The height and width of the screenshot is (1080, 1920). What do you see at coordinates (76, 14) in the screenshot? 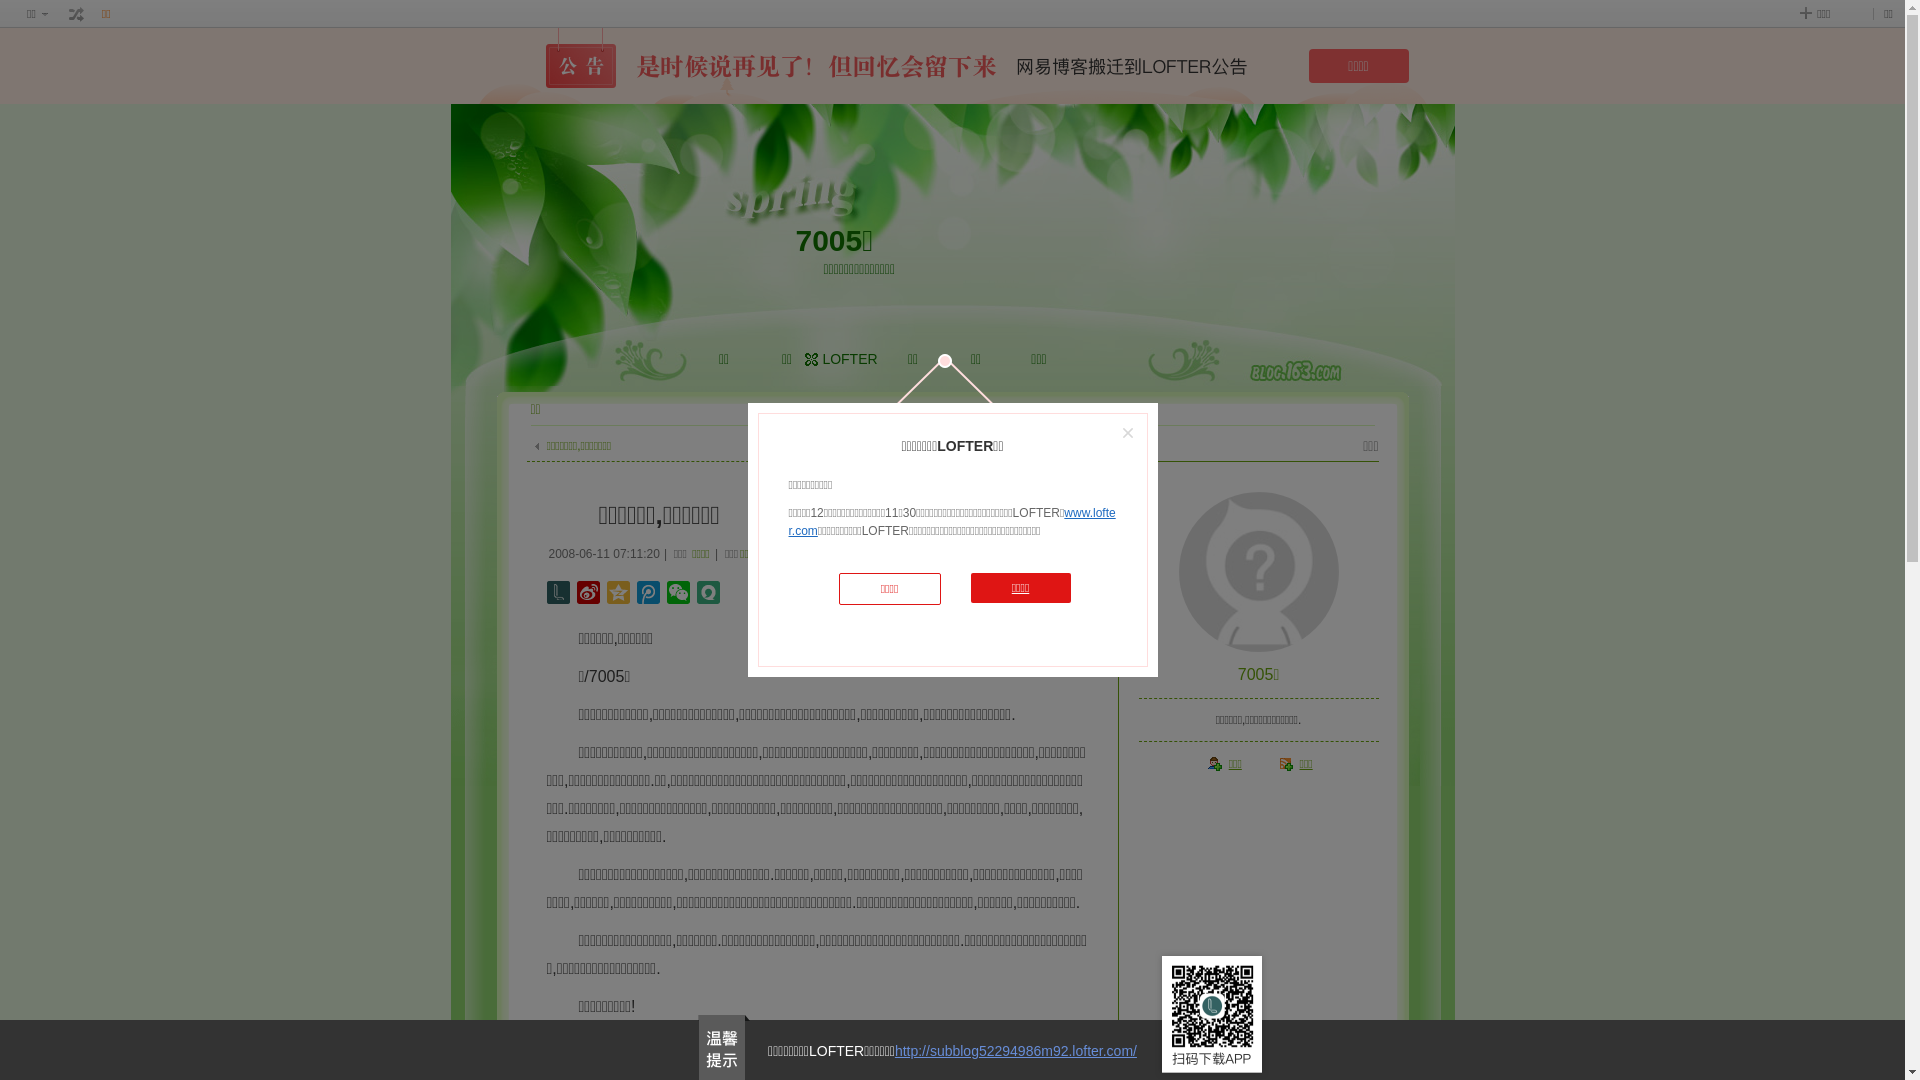
I see `' '` at bounding box center [76, 14].